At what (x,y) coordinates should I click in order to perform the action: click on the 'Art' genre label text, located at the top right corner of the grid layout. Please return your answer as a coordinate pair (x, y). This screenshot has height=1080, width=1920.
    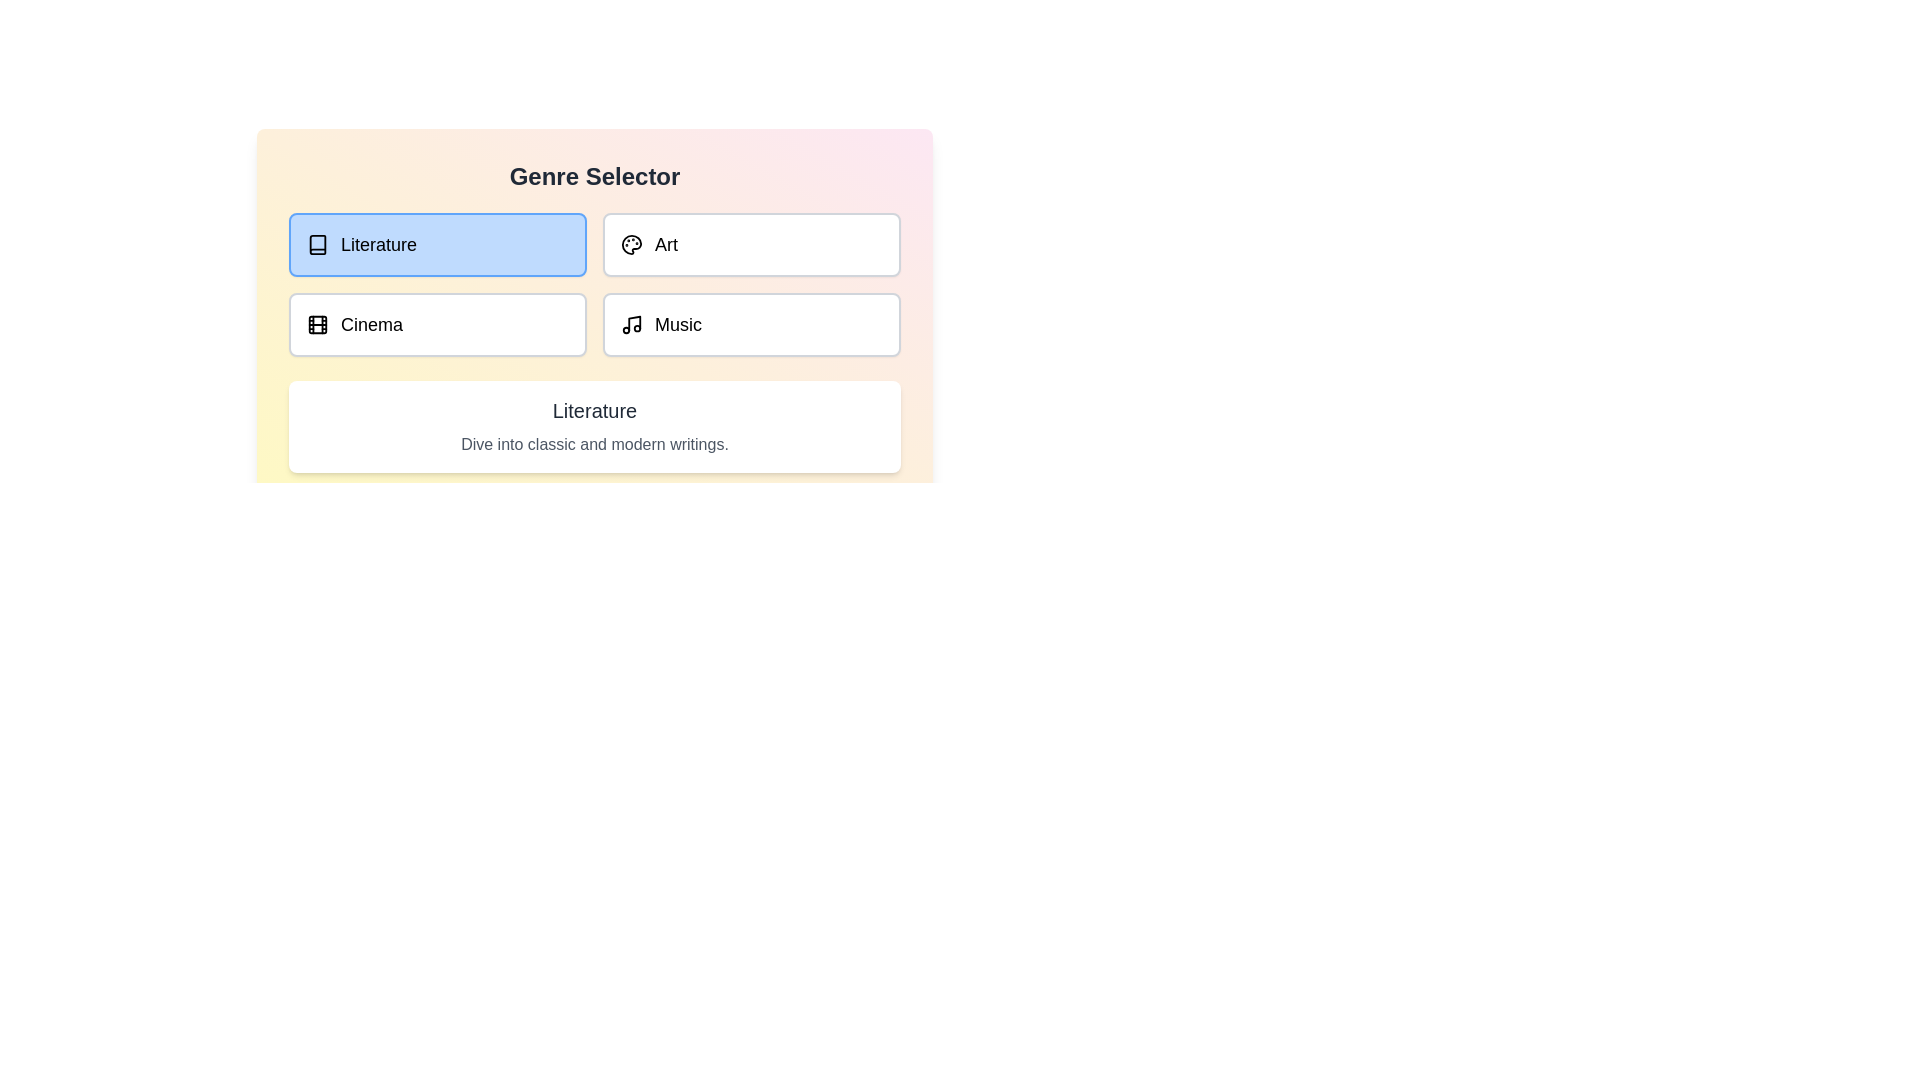
    Looking at the image, I should click on (666, 244).